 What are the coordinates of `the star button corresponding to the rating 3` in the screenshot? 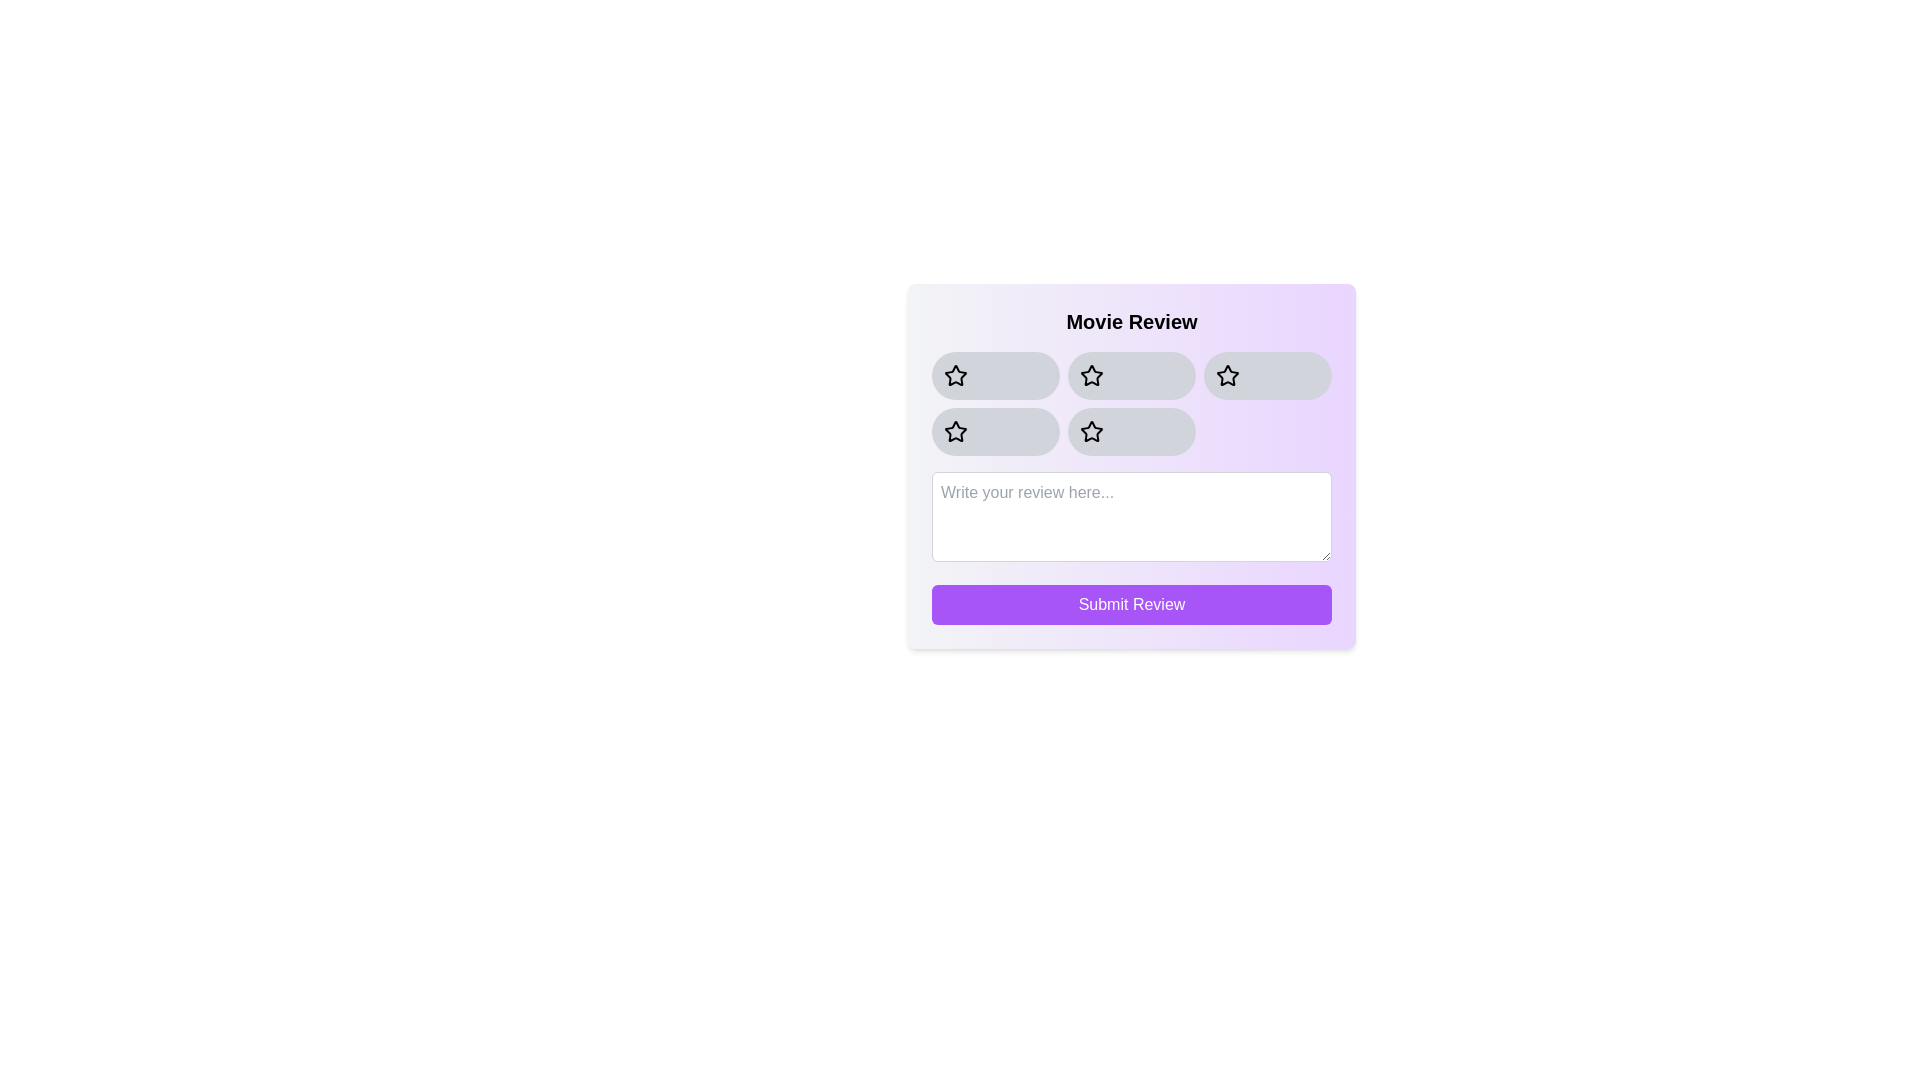 It's located at (1266, 375).